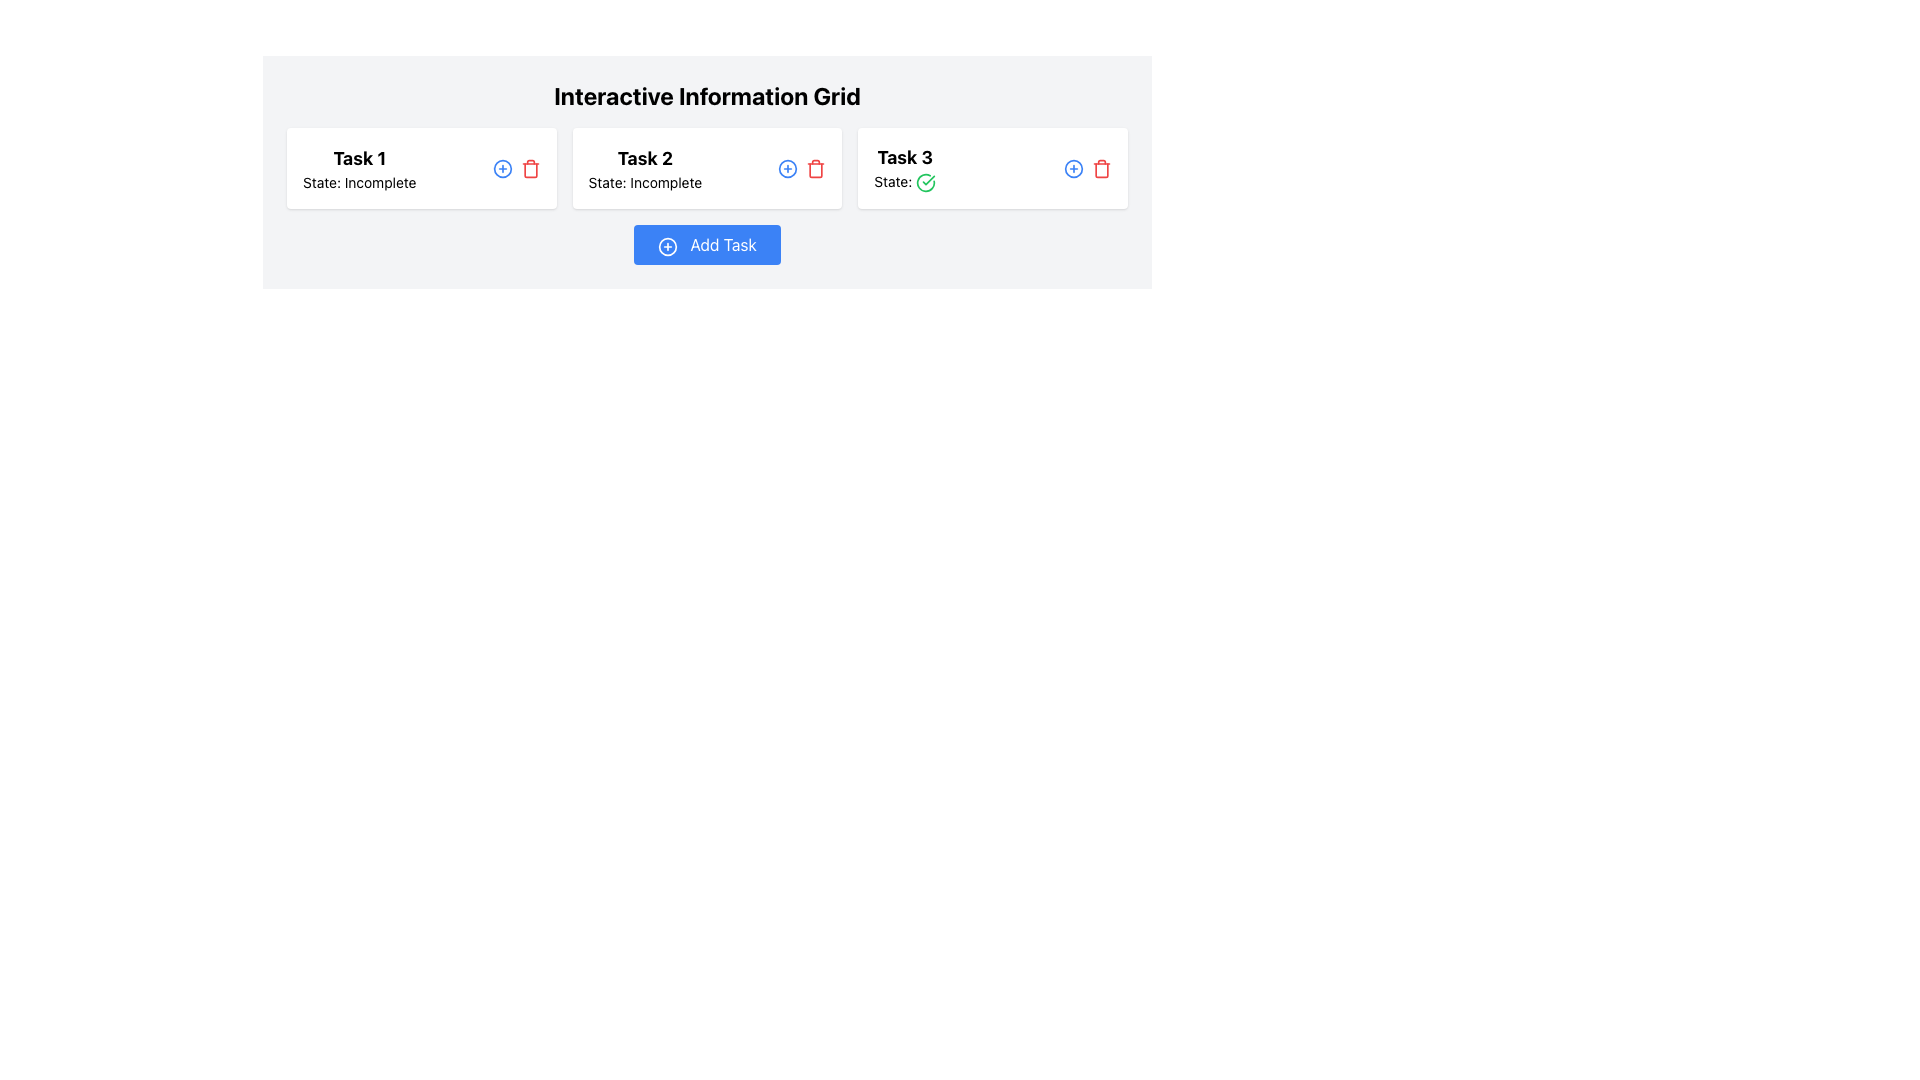 The height and width of the screenshot is (1080, 1920). Describe the element at coordinates (904, 182) in the screenshot. I see `the Label with icon that denotes the task's state, located in the bottom section of the 'Task 3' card, just below the title 'Task 3'` at that location.